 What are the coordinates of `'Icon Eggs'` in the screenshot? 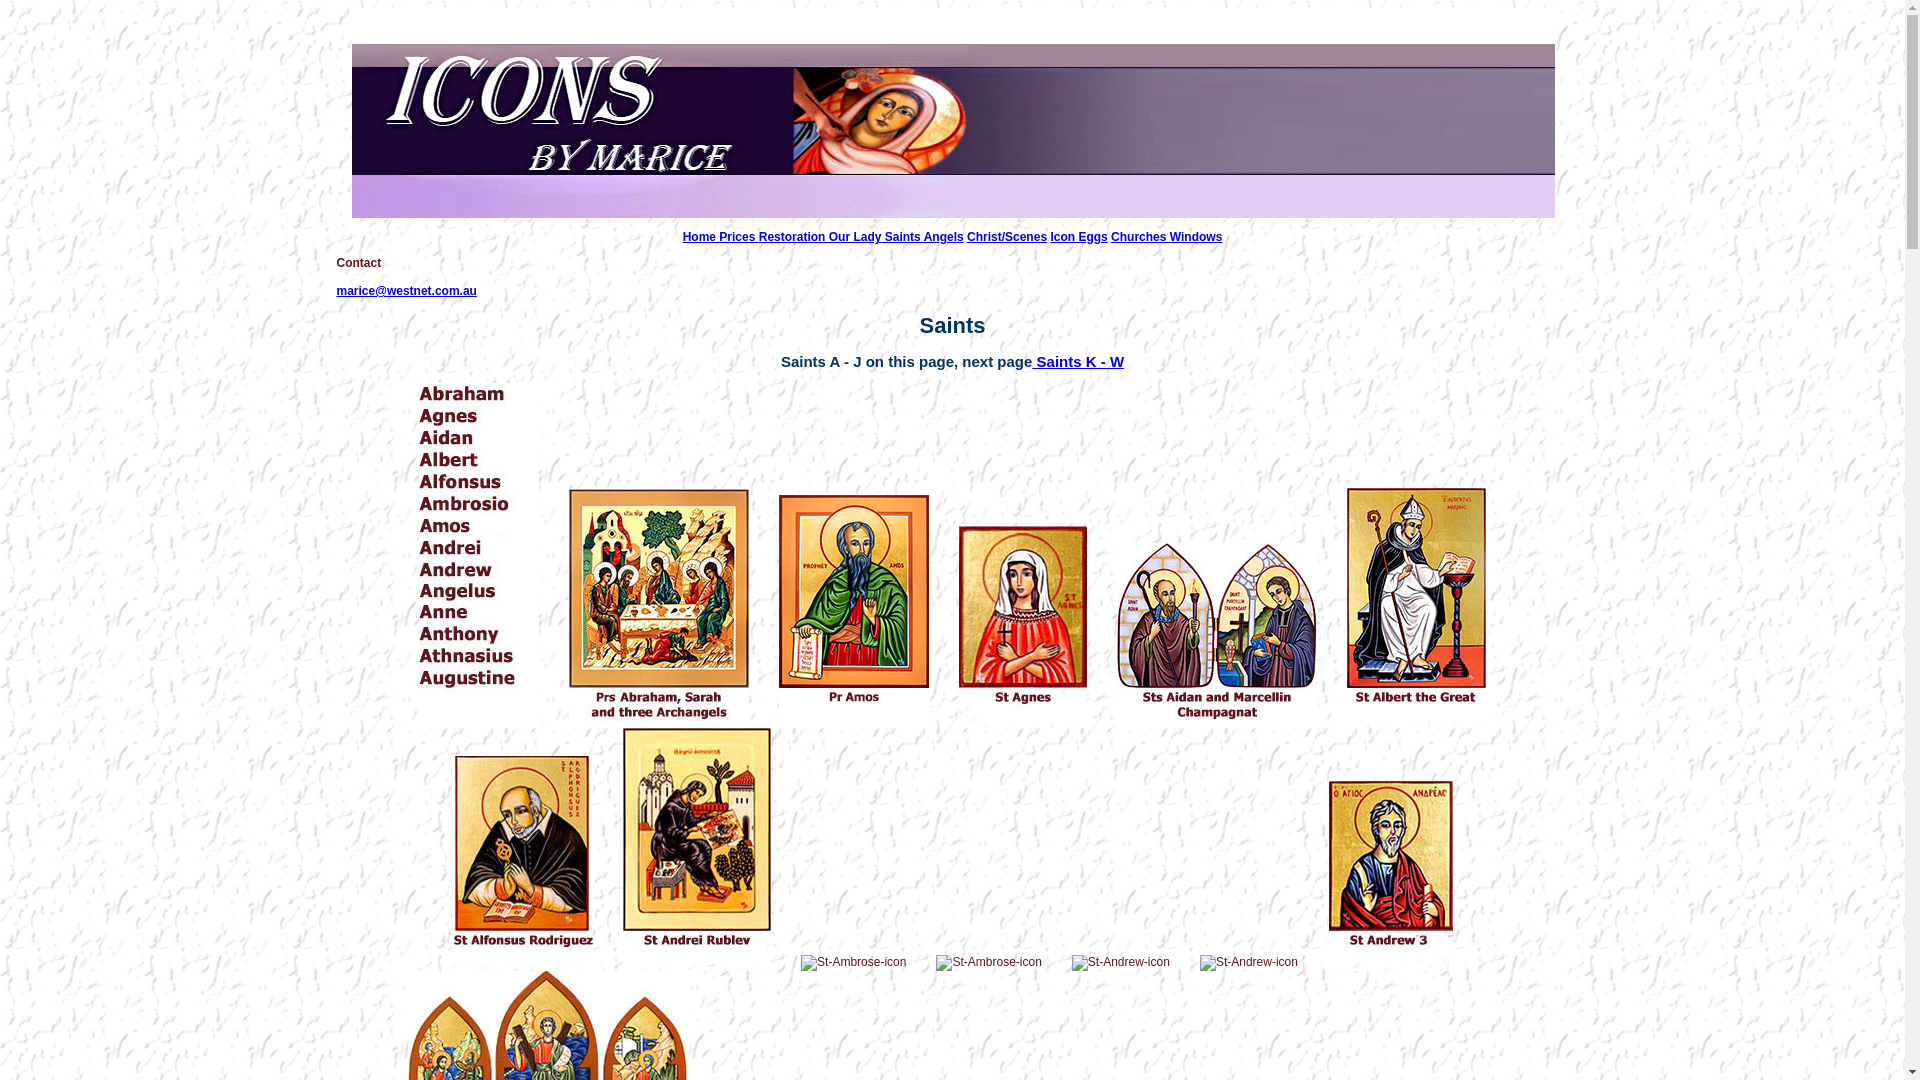 It's located at (1077, 235).